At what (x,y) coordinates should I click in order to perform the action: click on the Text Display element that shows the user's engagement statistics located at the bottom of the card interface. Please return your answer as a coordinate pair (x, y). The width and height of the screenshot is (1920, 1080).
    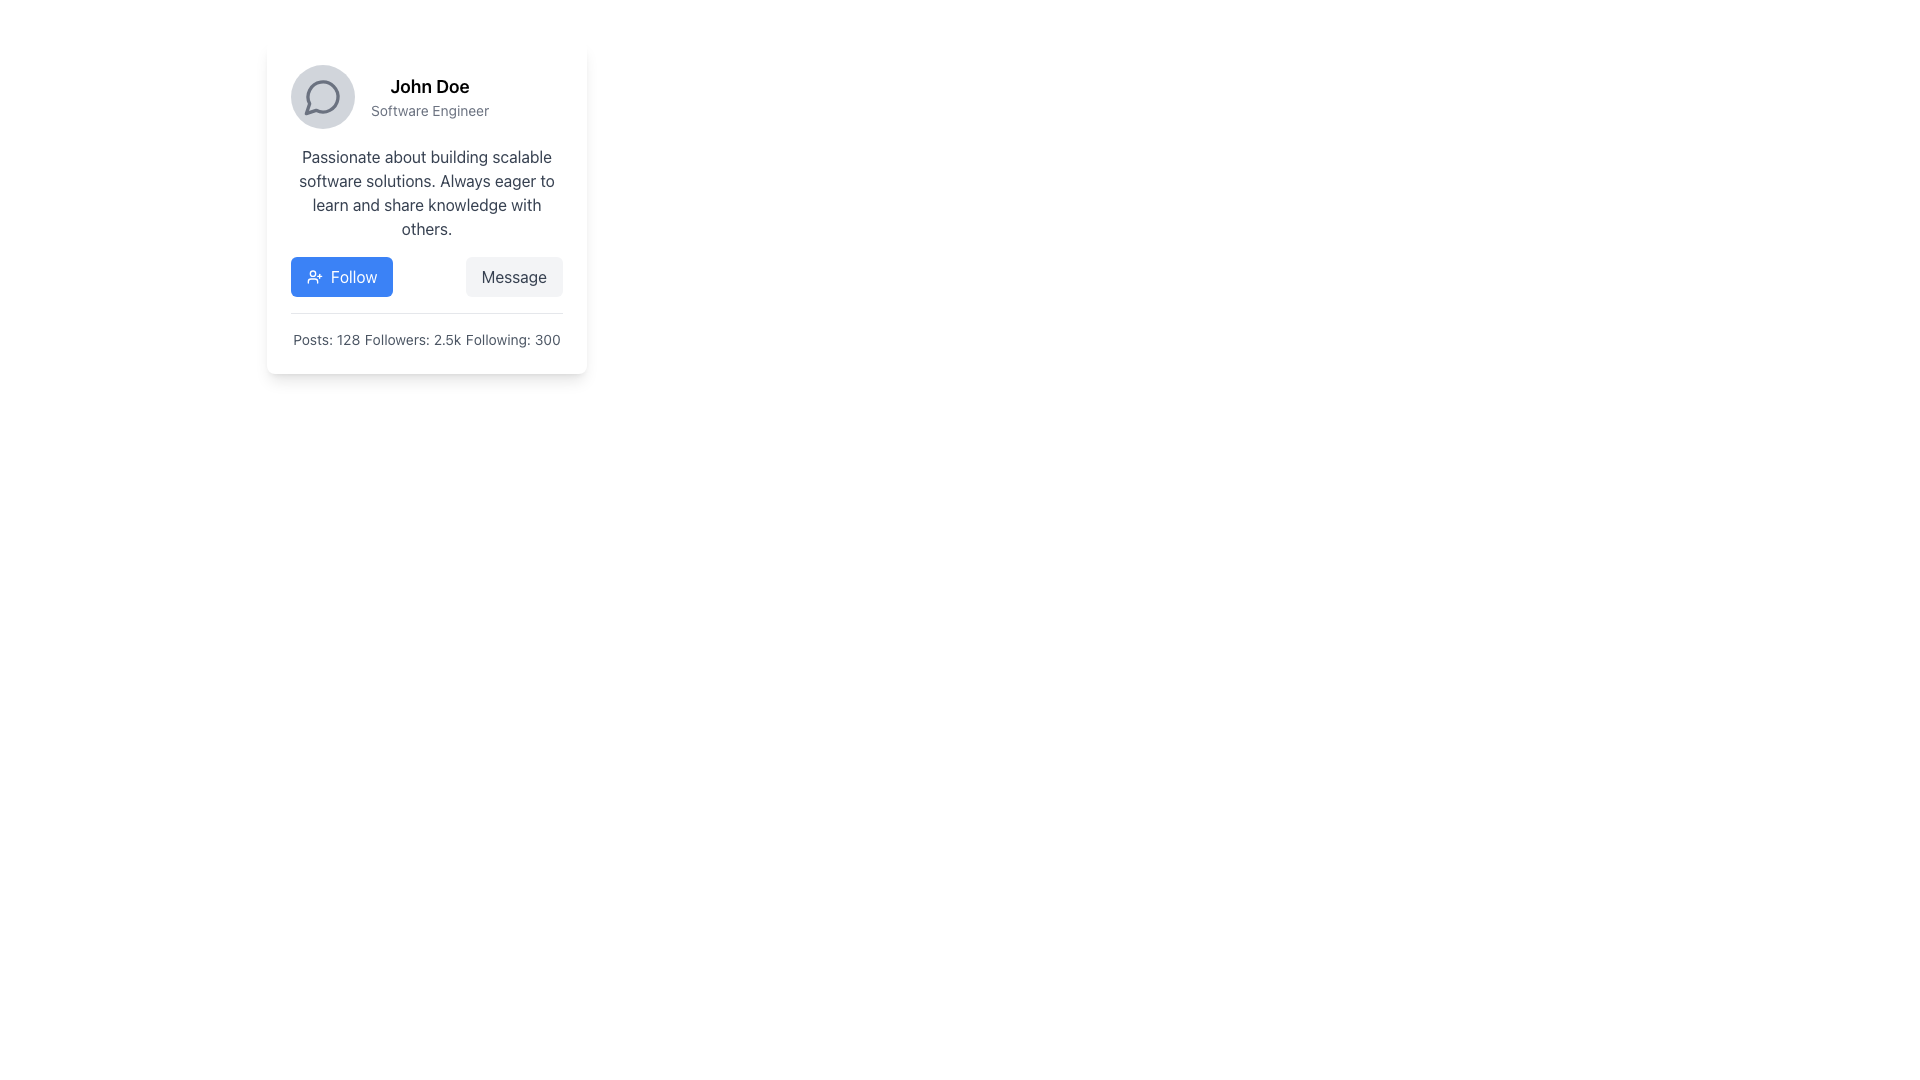
    Looking at the image, I should click on (426, 330).